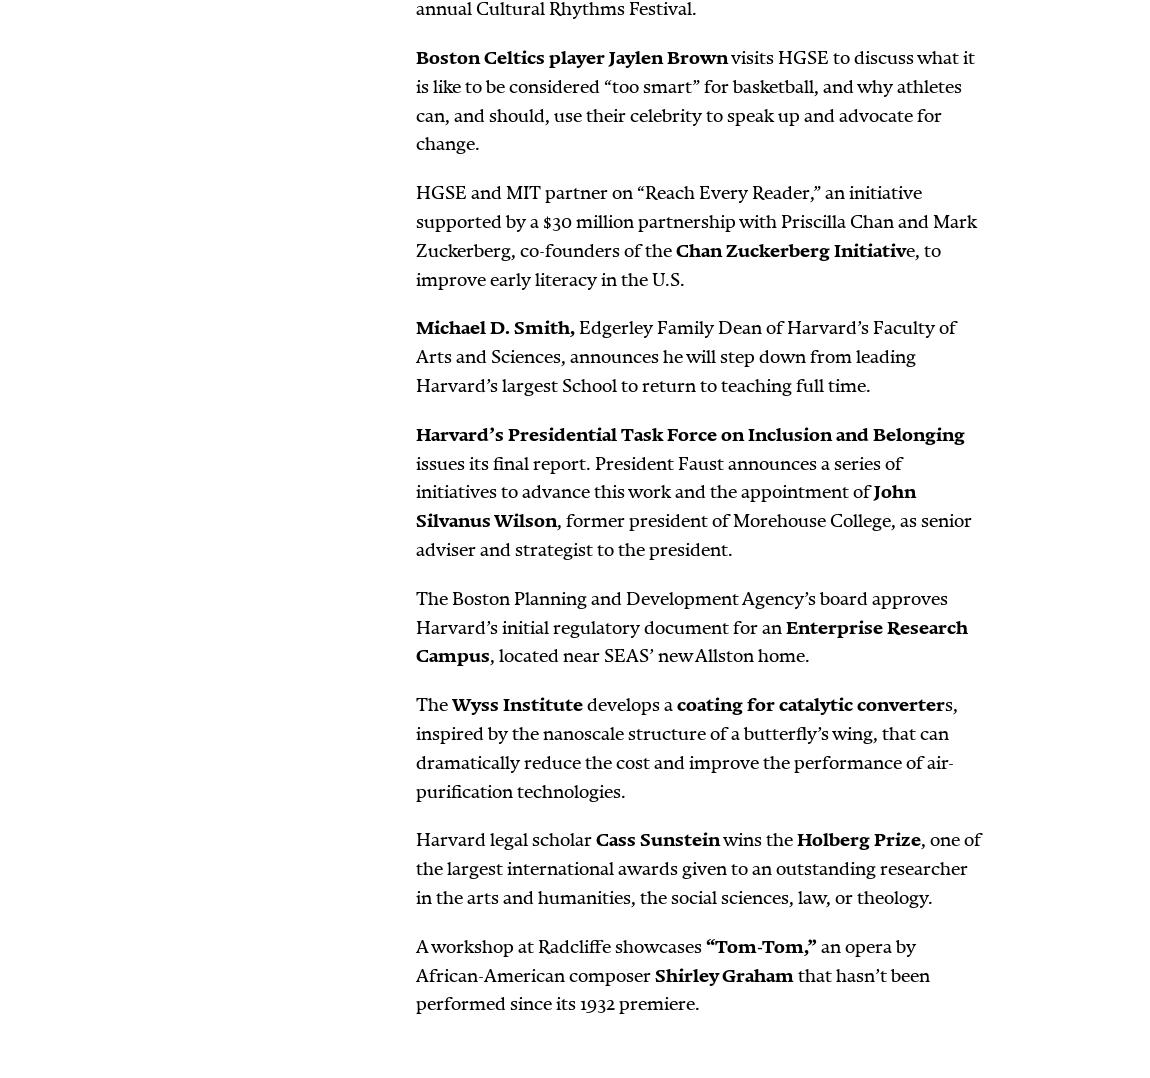  I want to click on 'Harvard legal scholar', so click(506, 839).